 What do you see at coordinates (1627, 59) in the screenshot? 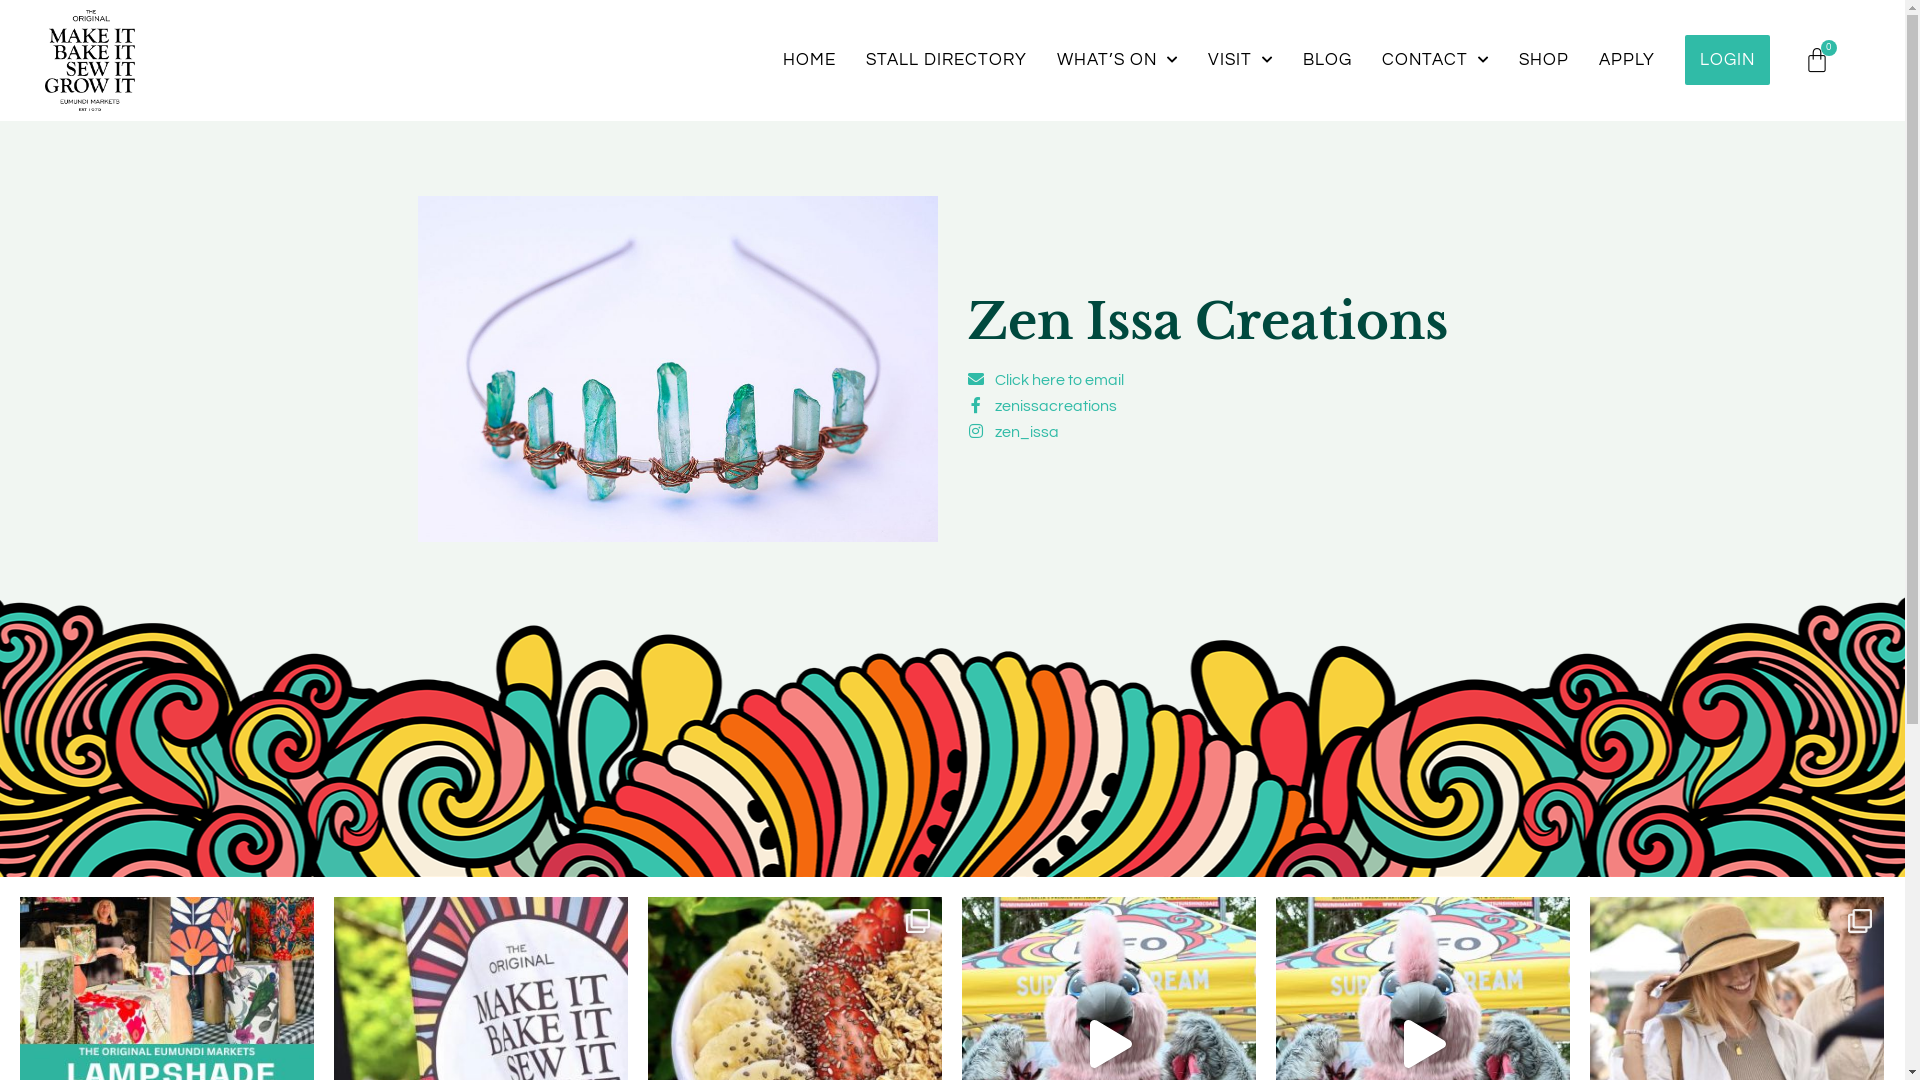
I see `'APPLY'` at bounding box center [1627, 59].